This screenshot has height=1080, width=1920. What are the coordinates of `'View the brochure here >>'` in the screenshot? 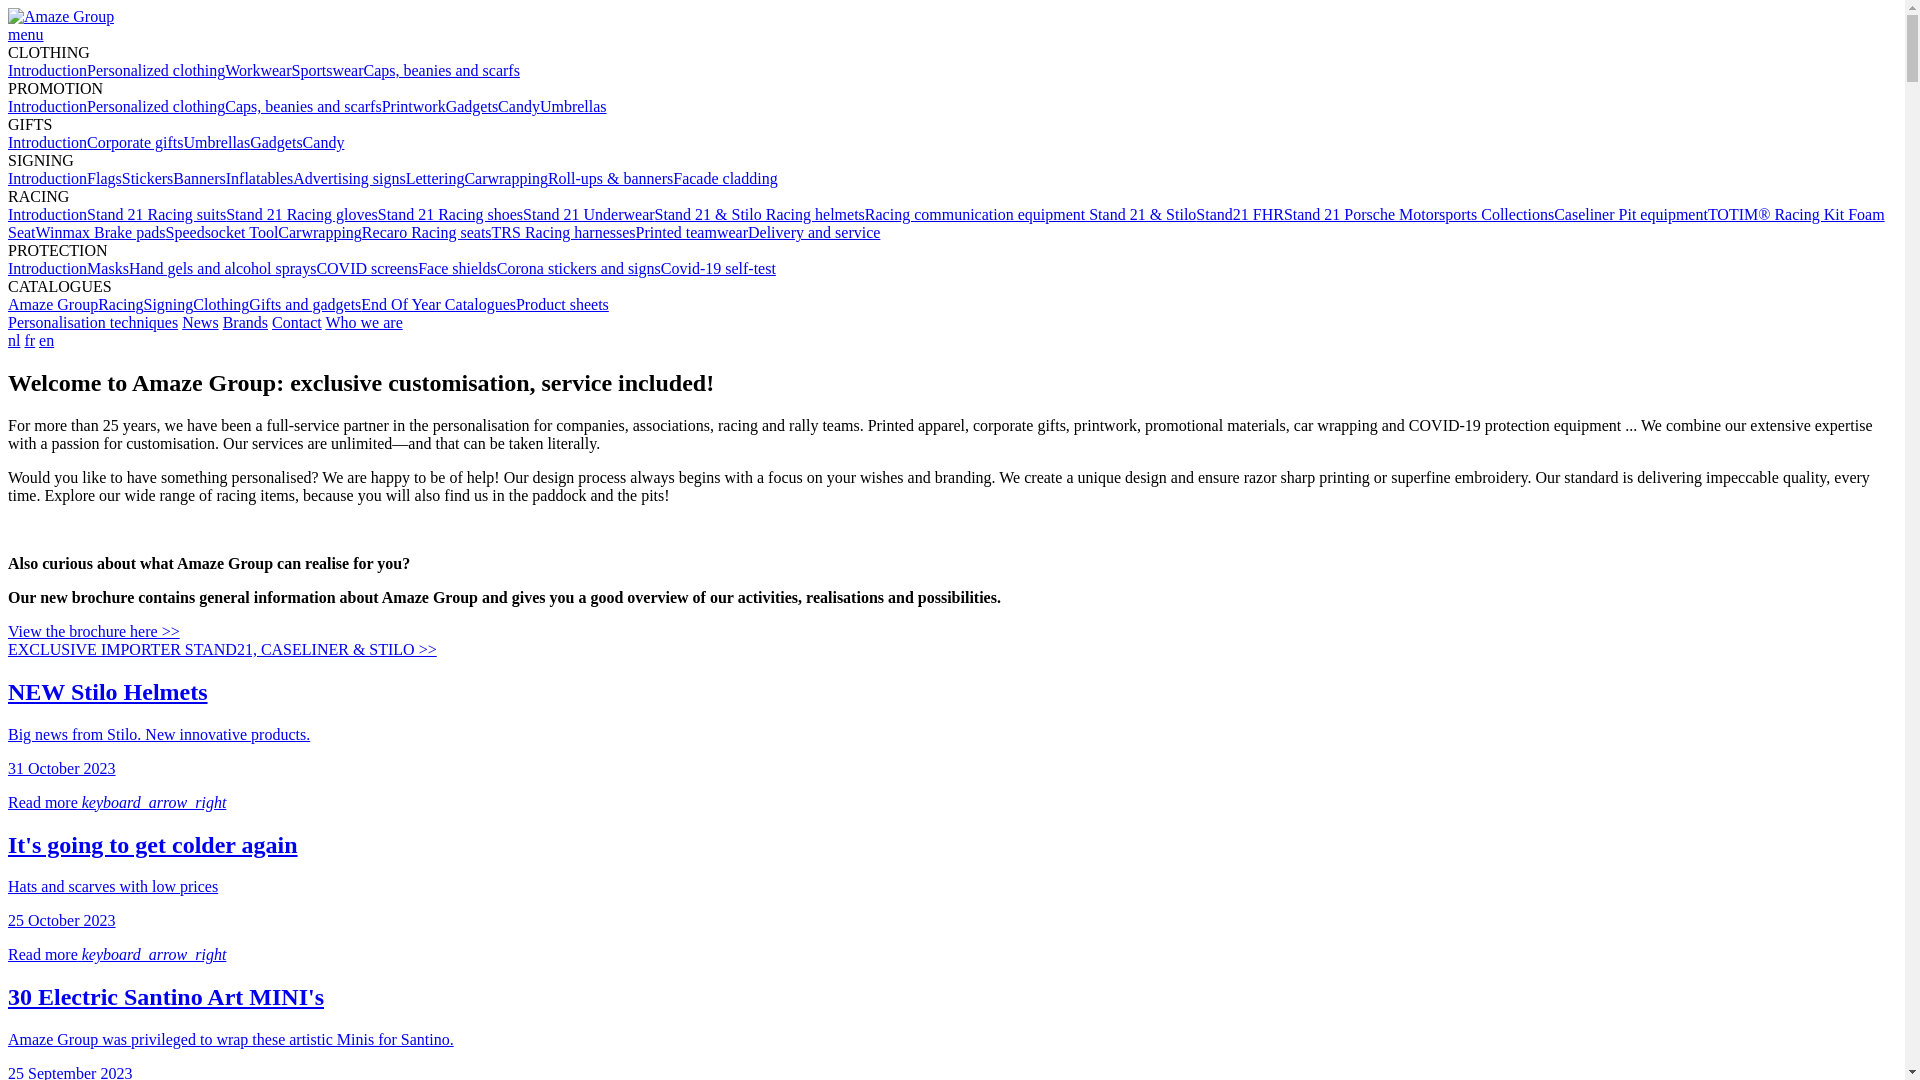 It's located at (93, 631).